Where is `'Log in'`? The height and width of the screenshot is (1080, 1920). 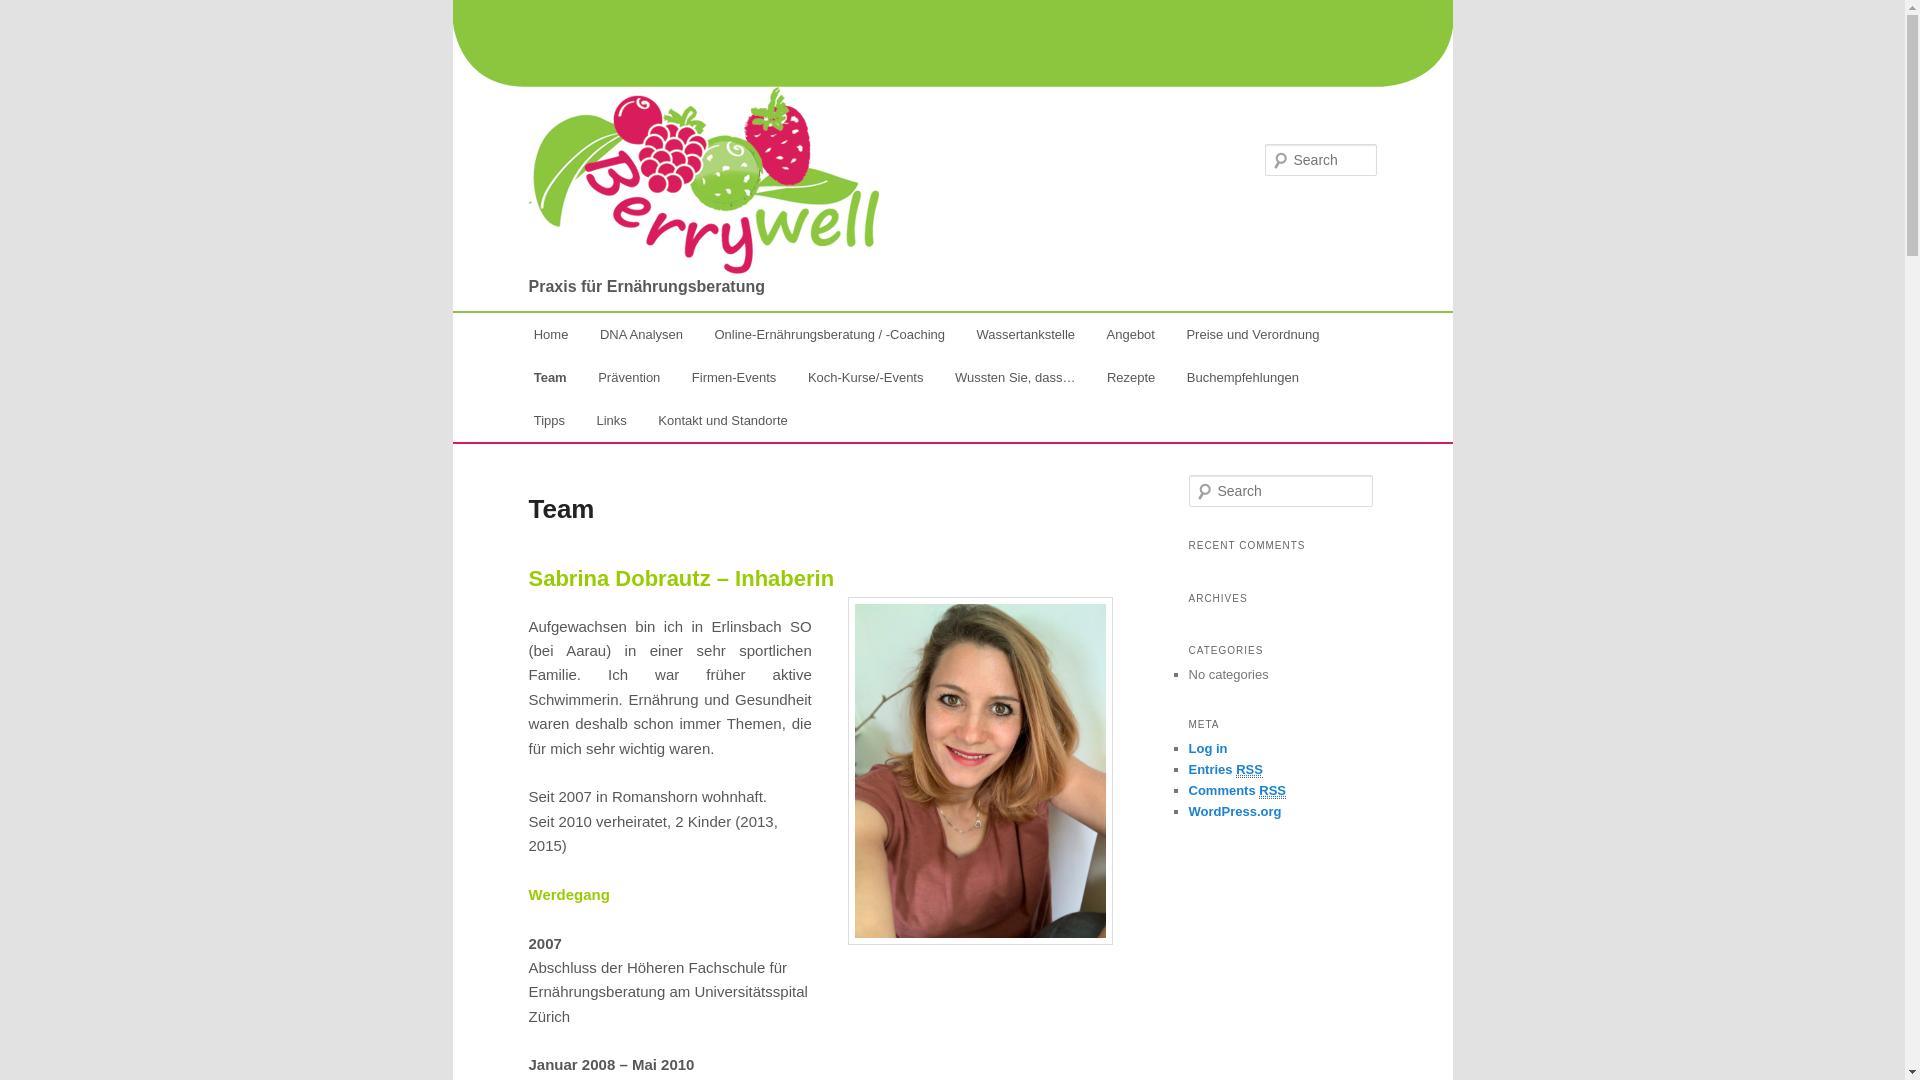
'Log in' is located at coordinates (1206, 748).